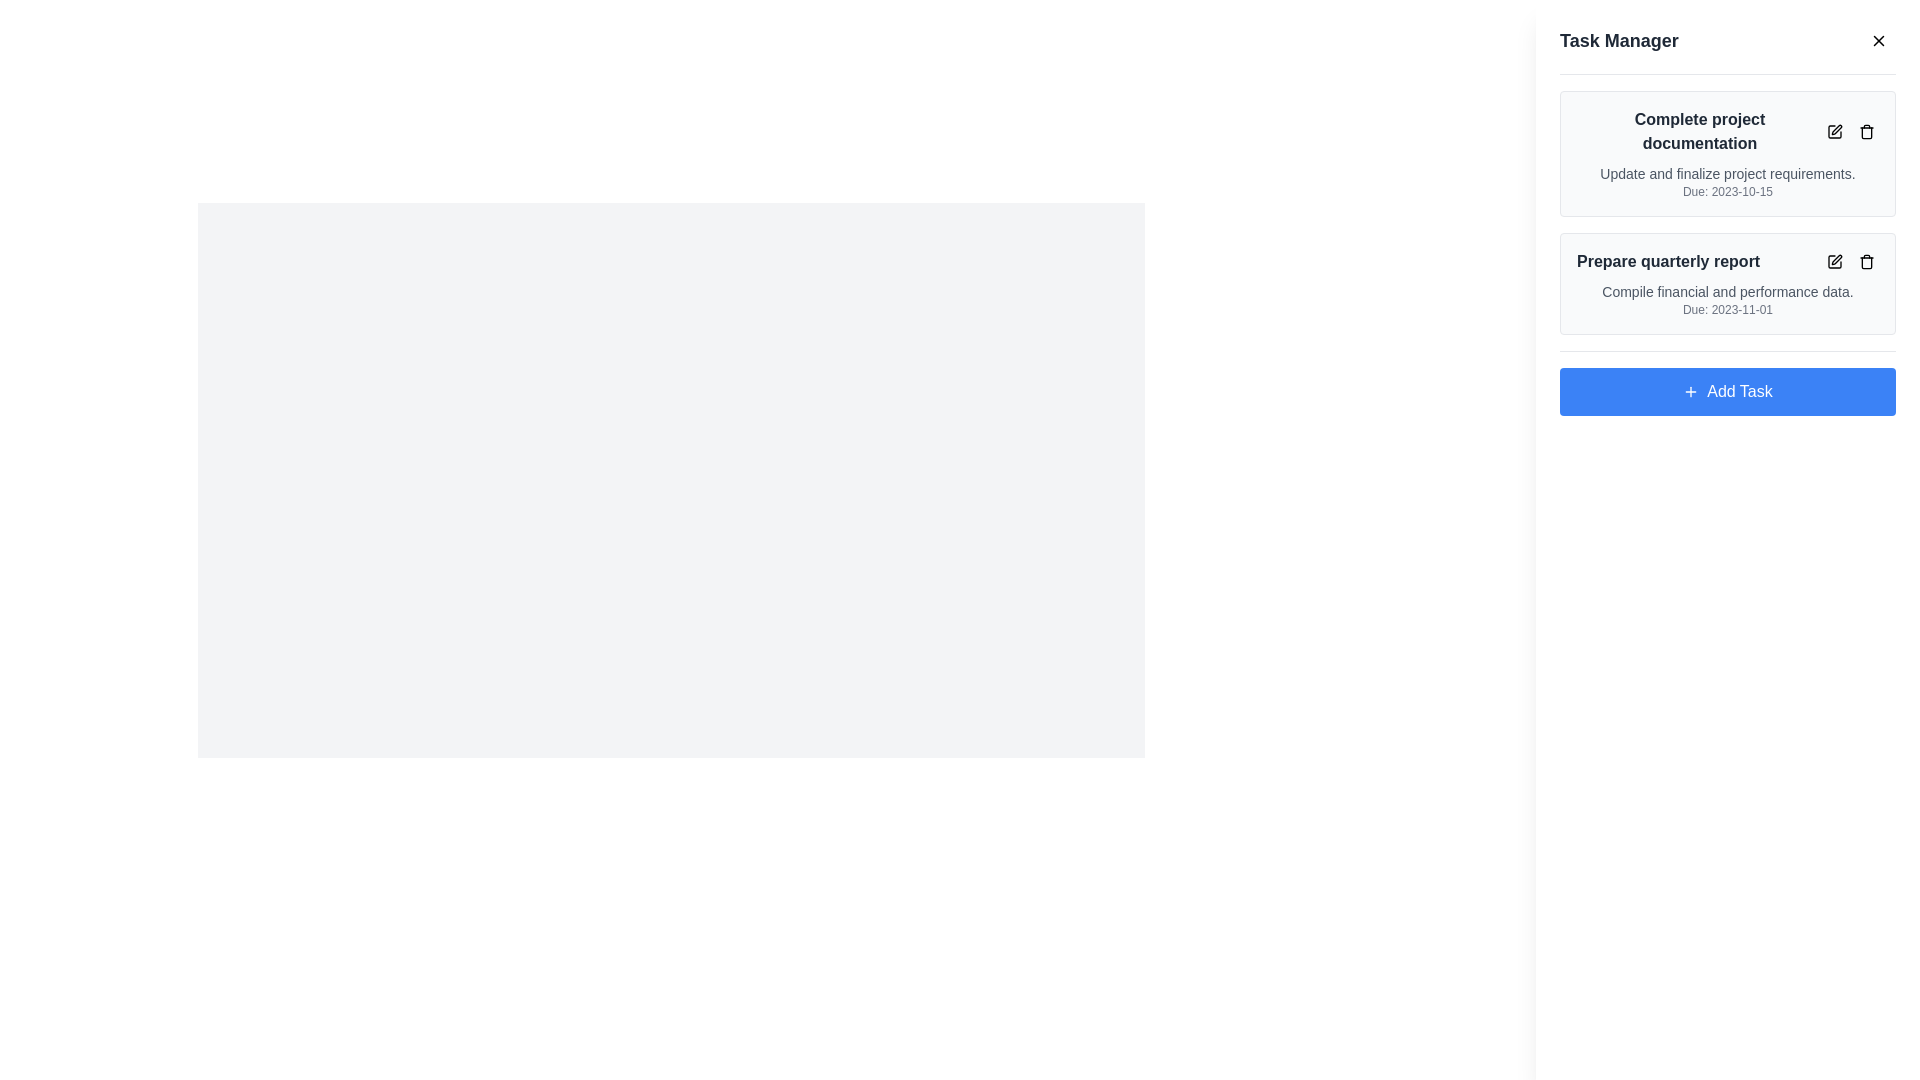 The width and height of the screenshot is (1920, 1080). I want to click on text content of the text label displaying 'Due: 2023-10-15', located below the description text 'Update and finalize project requirements' in the task card, so click(1727, 192).